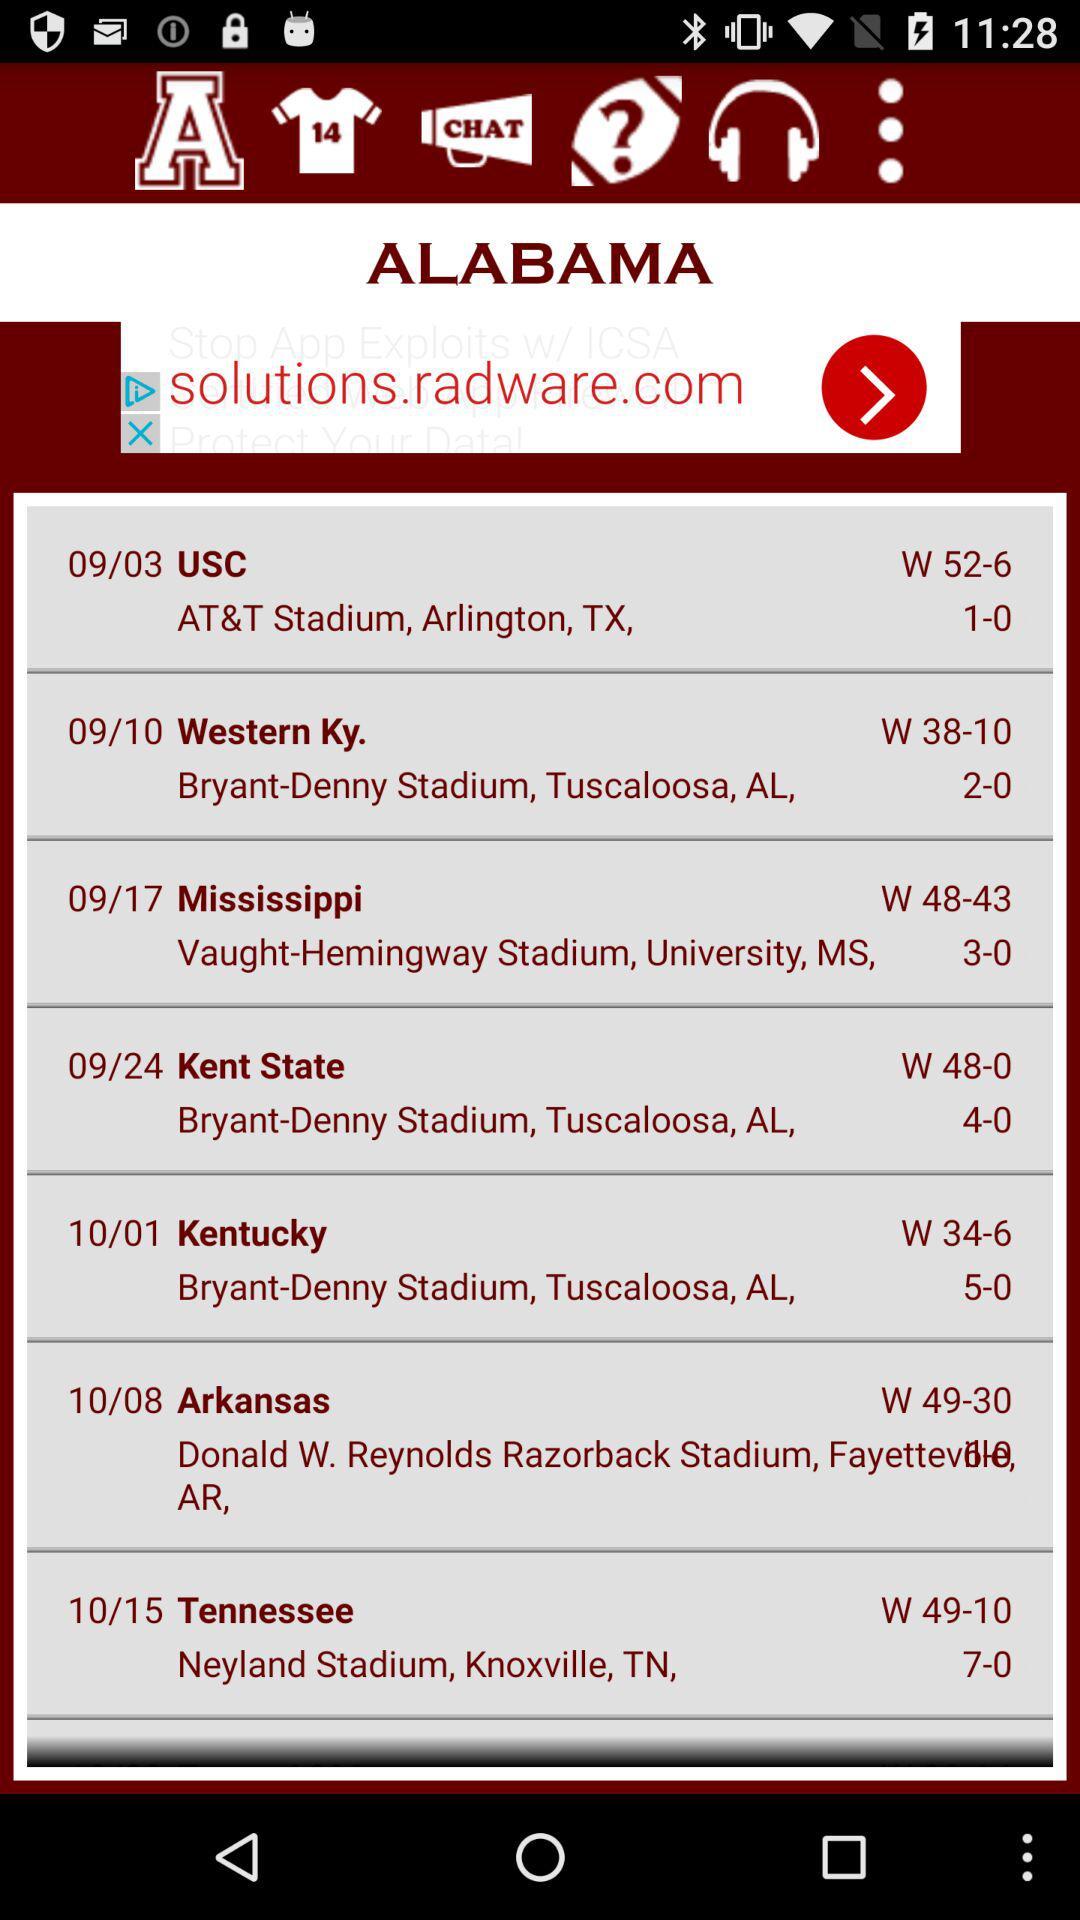 Image resolution: width=1080 pixels, height=1920 pixels. What do you see at coordinates (889, 138) in the screenshot?
I see `the more icon` at bounding box center [889, 138].